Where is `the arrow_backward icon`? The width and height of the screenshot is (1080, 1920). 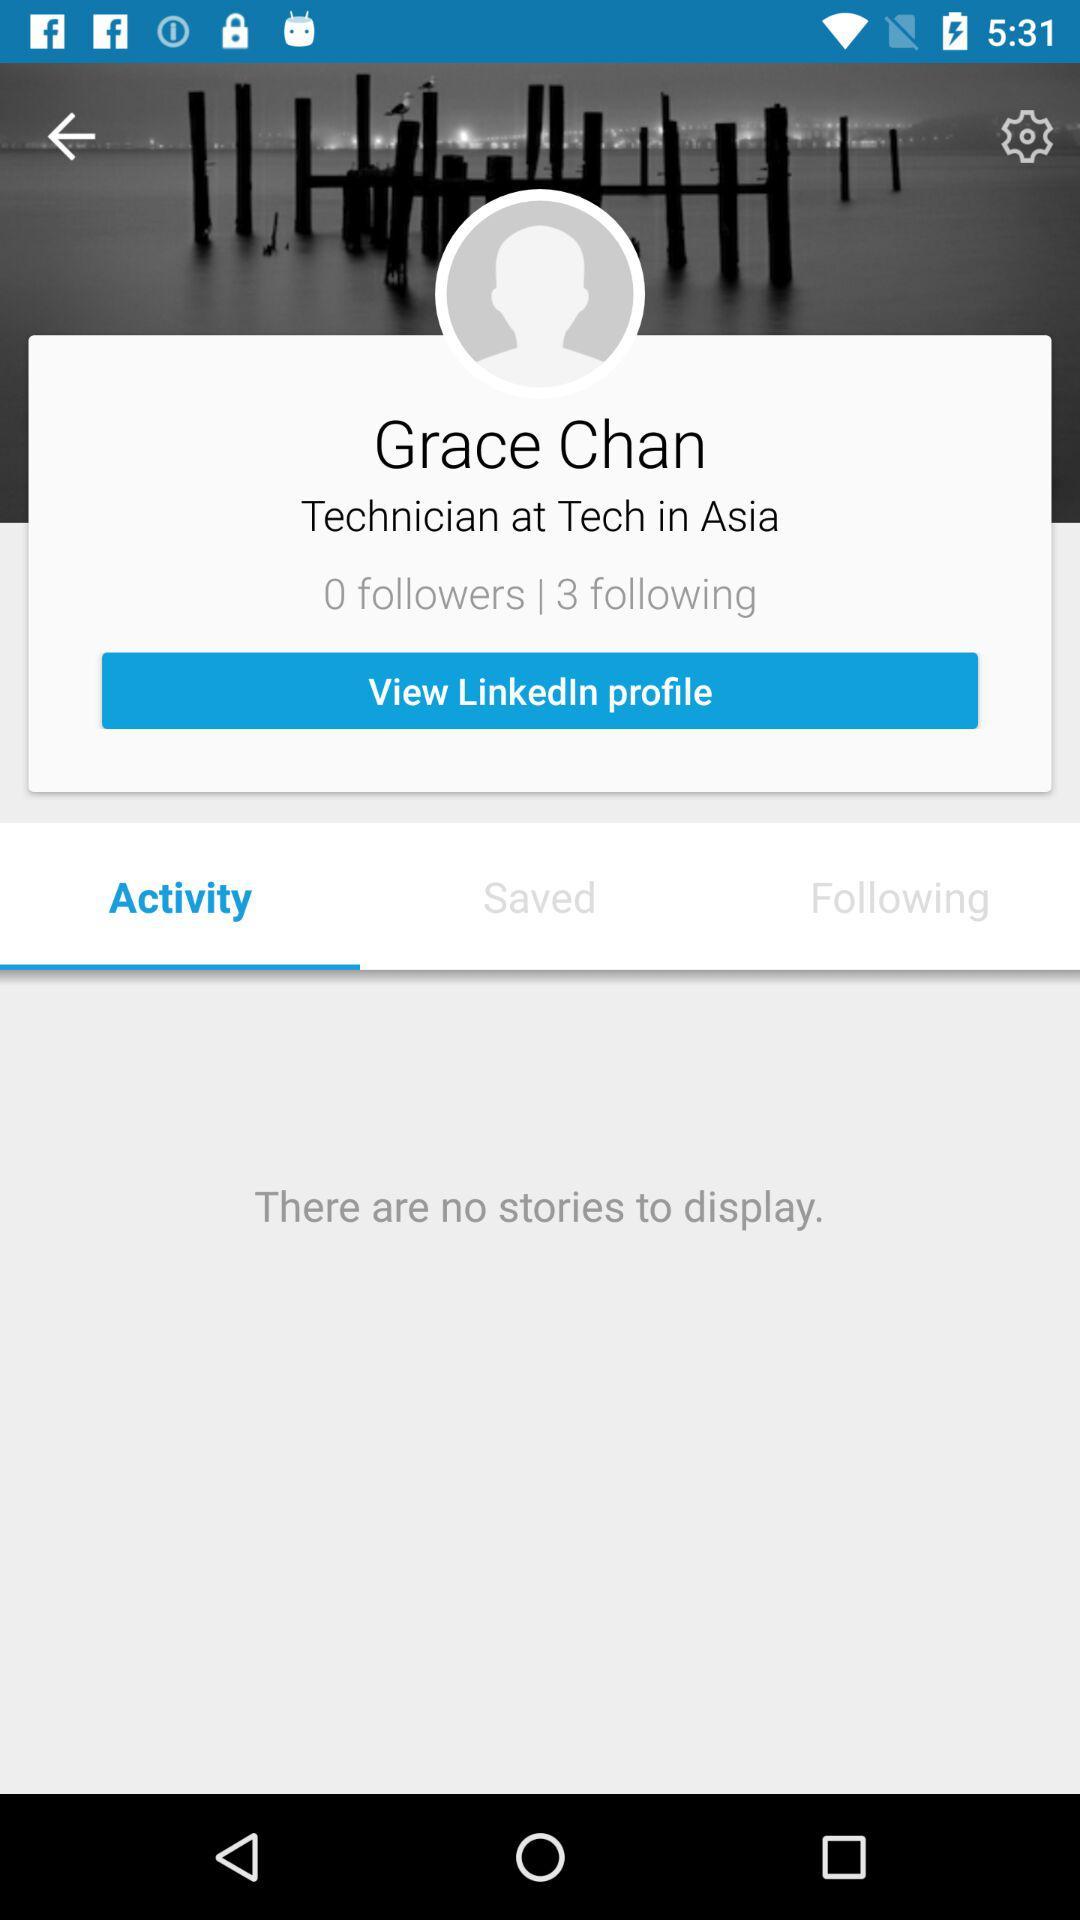
the arrow_backward icon is located at coordinates (70, 135).